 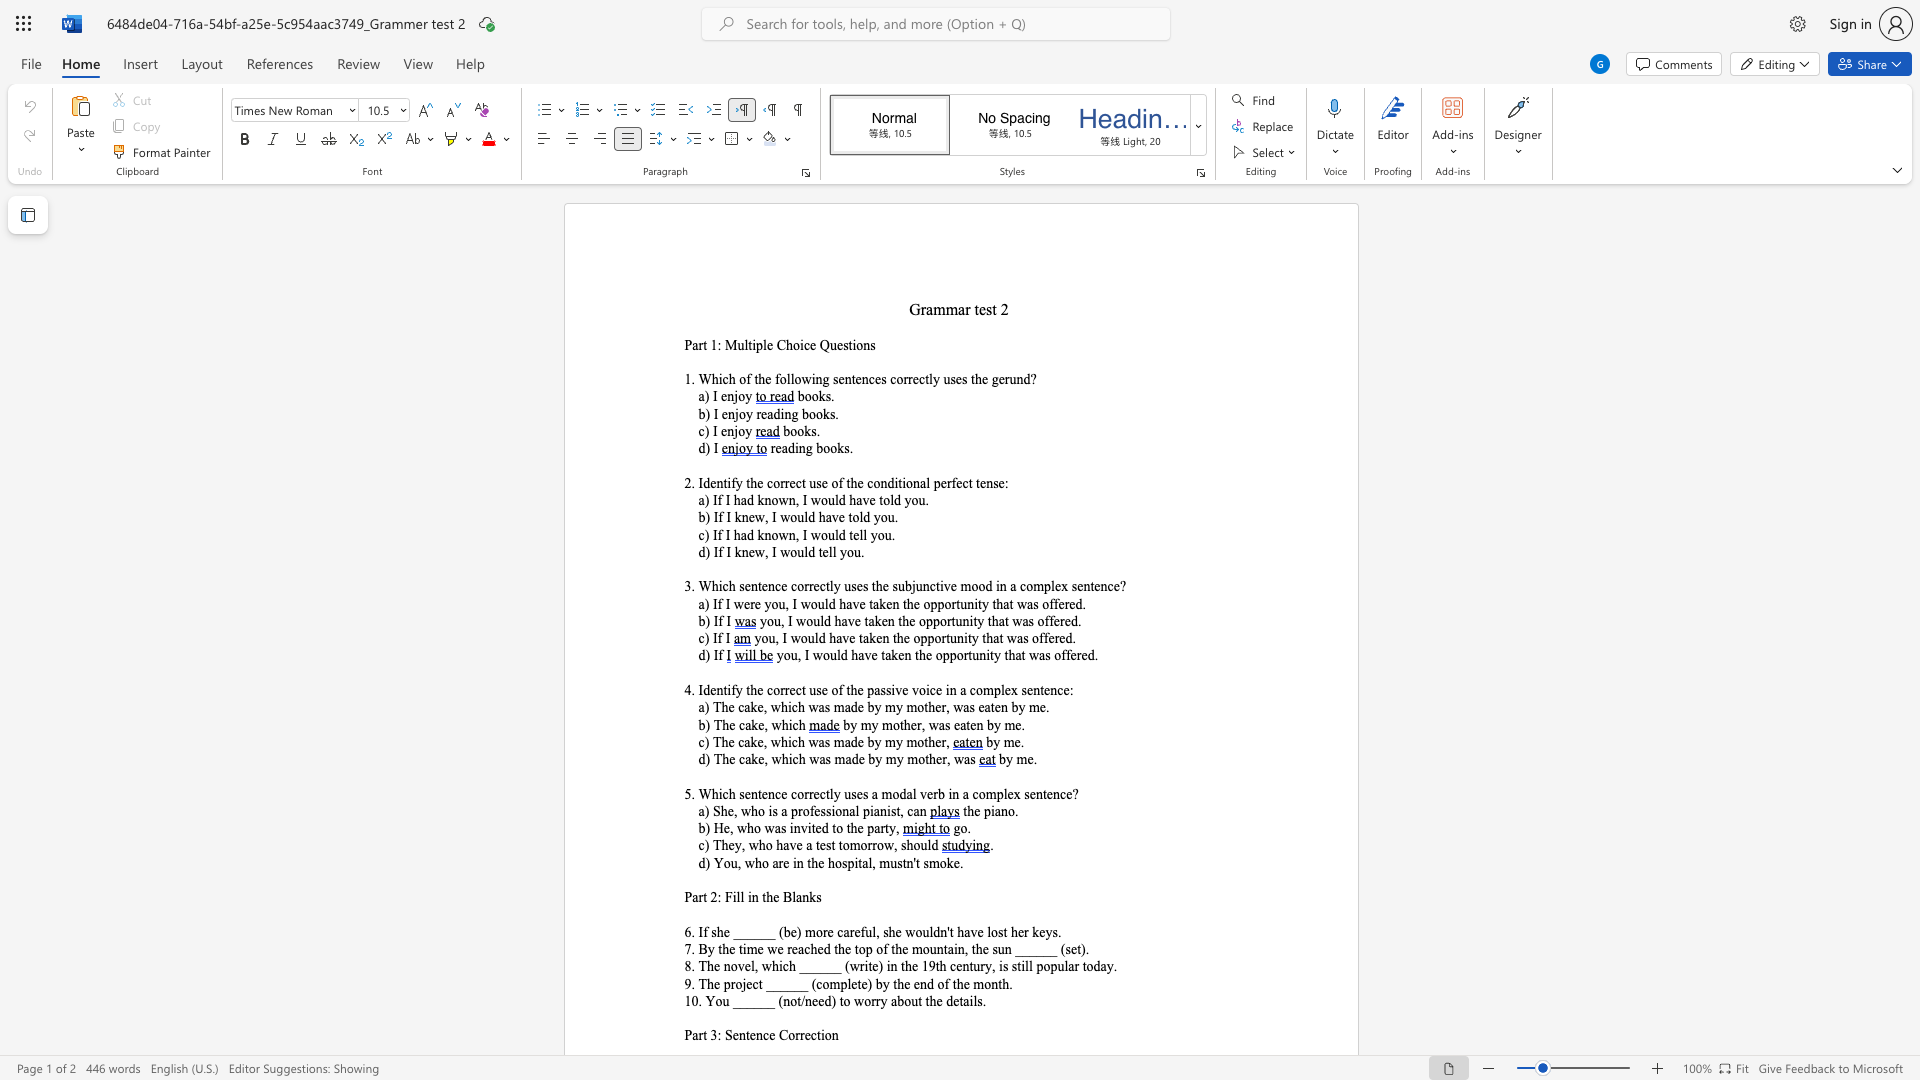 What do you see at coordinates (1056, 932) in the screenshot?
I see `the space between the continuous character "s" and "." in the text` at bounding box center [1056, 932].